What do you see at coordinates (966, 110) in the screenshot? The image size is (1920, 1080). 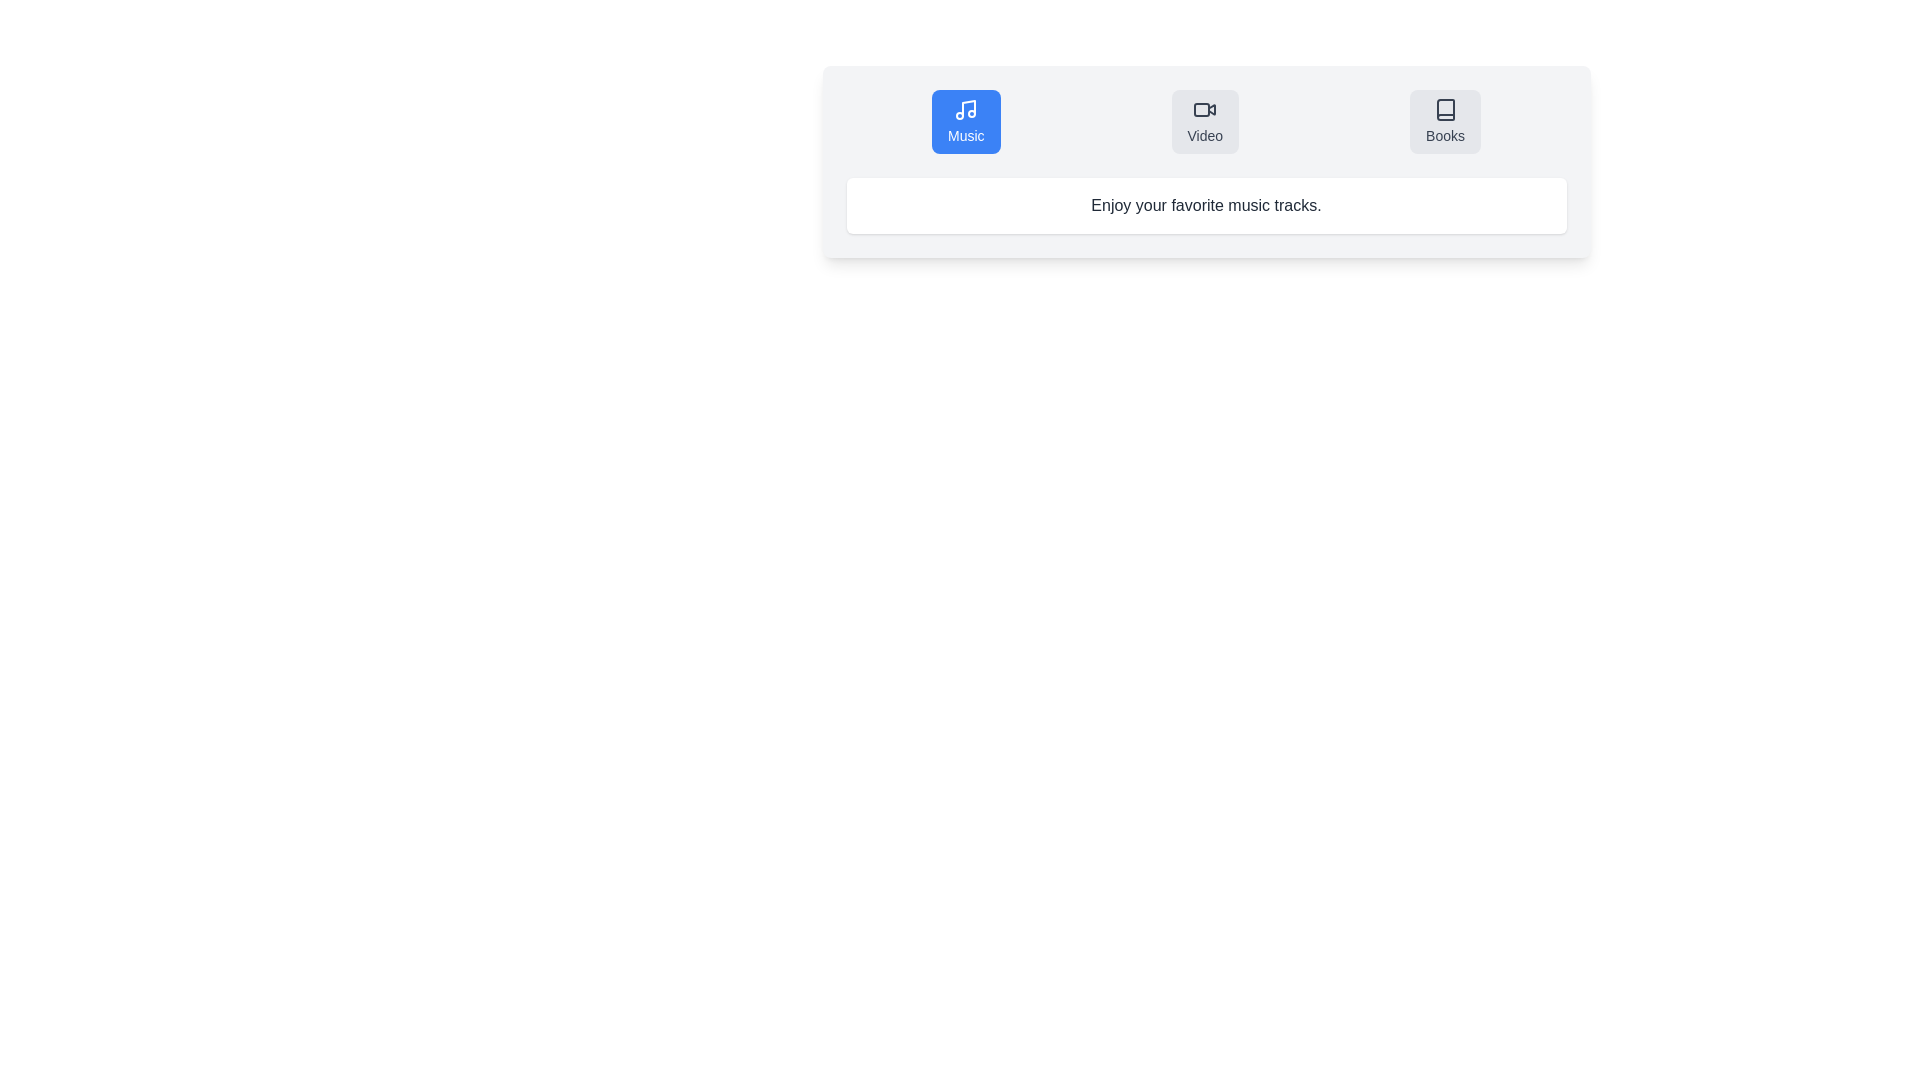 I see `the Vector graphic icon associated with the 'Music' button, which is the first button on the left in a group of three horizontally arranged buttons` at bounding box center [966, 110].